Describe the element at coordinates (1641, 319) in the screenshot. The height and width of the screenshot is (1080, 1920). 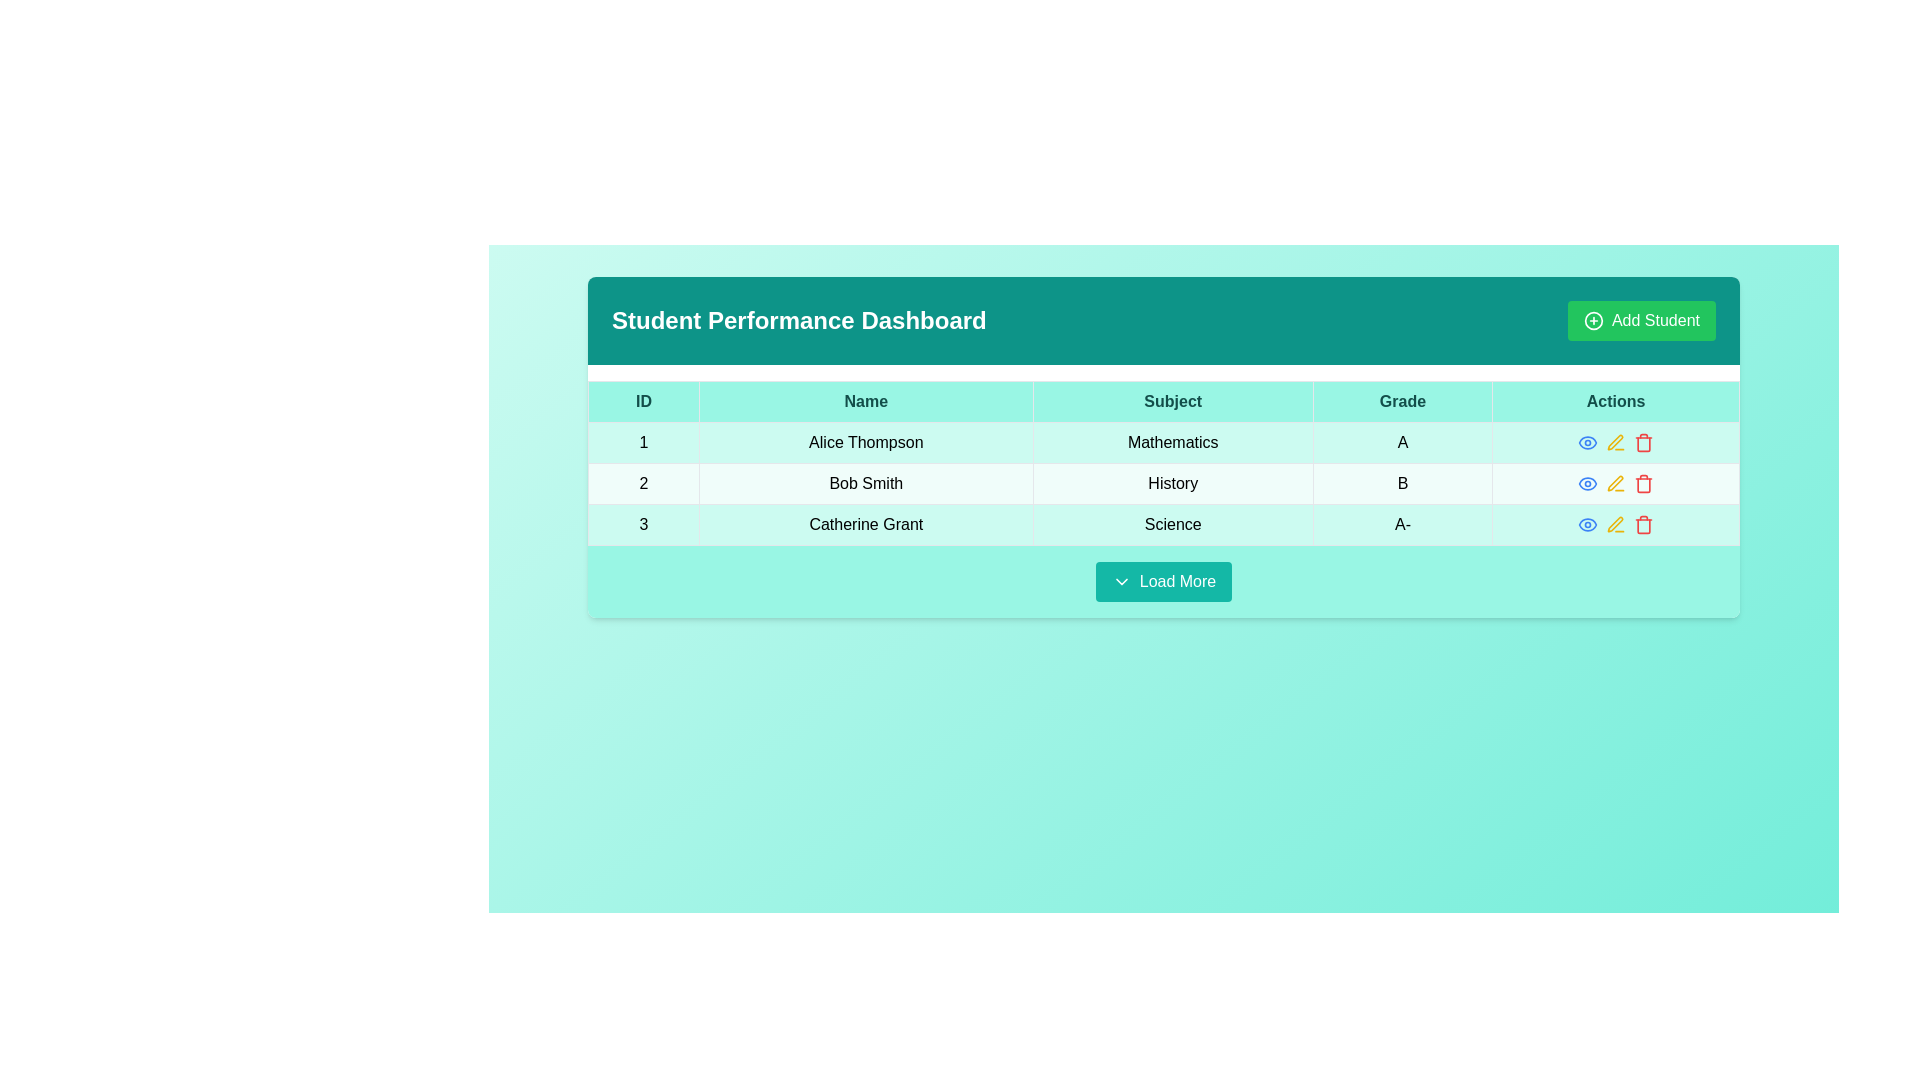
I see `the green rectangular button labeled 'Add Student' at the top right corner of the 'Student Performance Dashboard' to change its color` at that location.